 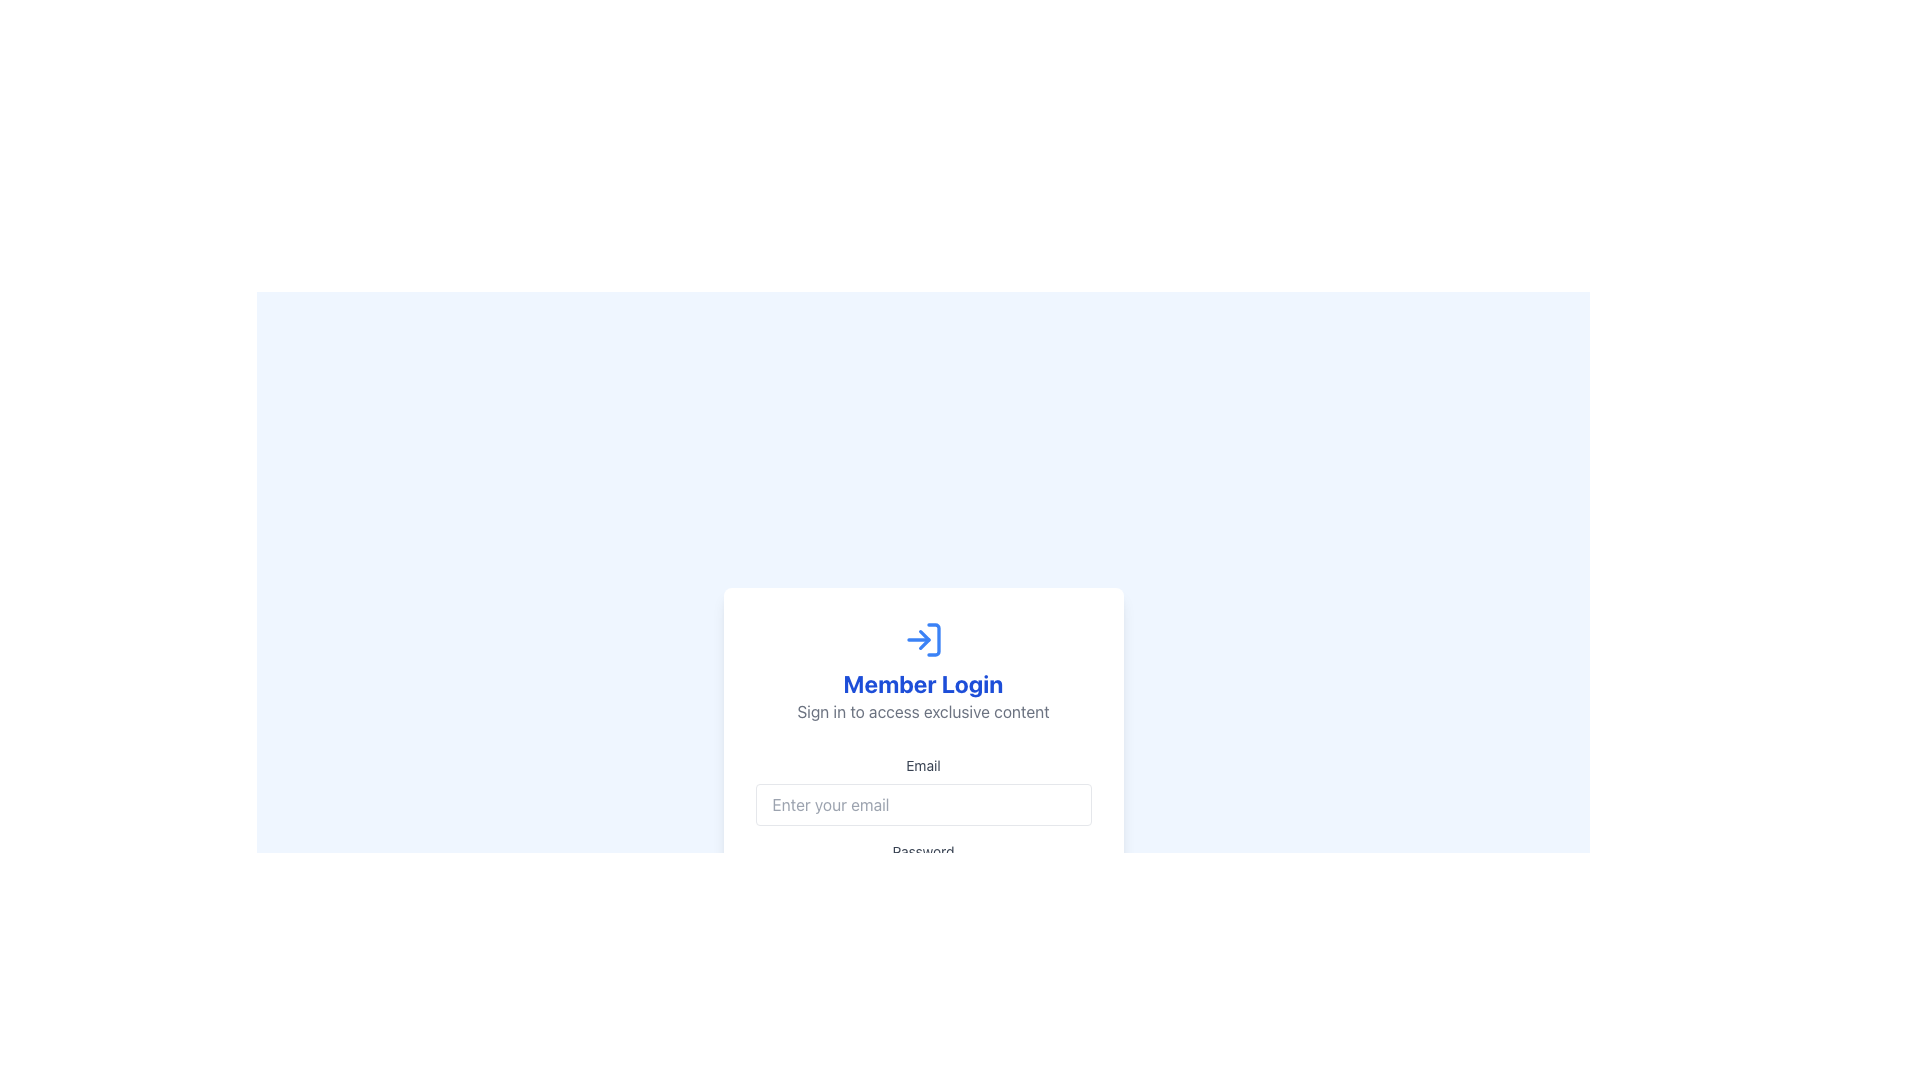 What do you see at coordinates (922, 711) in the screenshot?
I see `the Static Text that provides additional information about the login form, positioned below the 'Member Login' heading and above the input fields` at bounding box center [922, 711].